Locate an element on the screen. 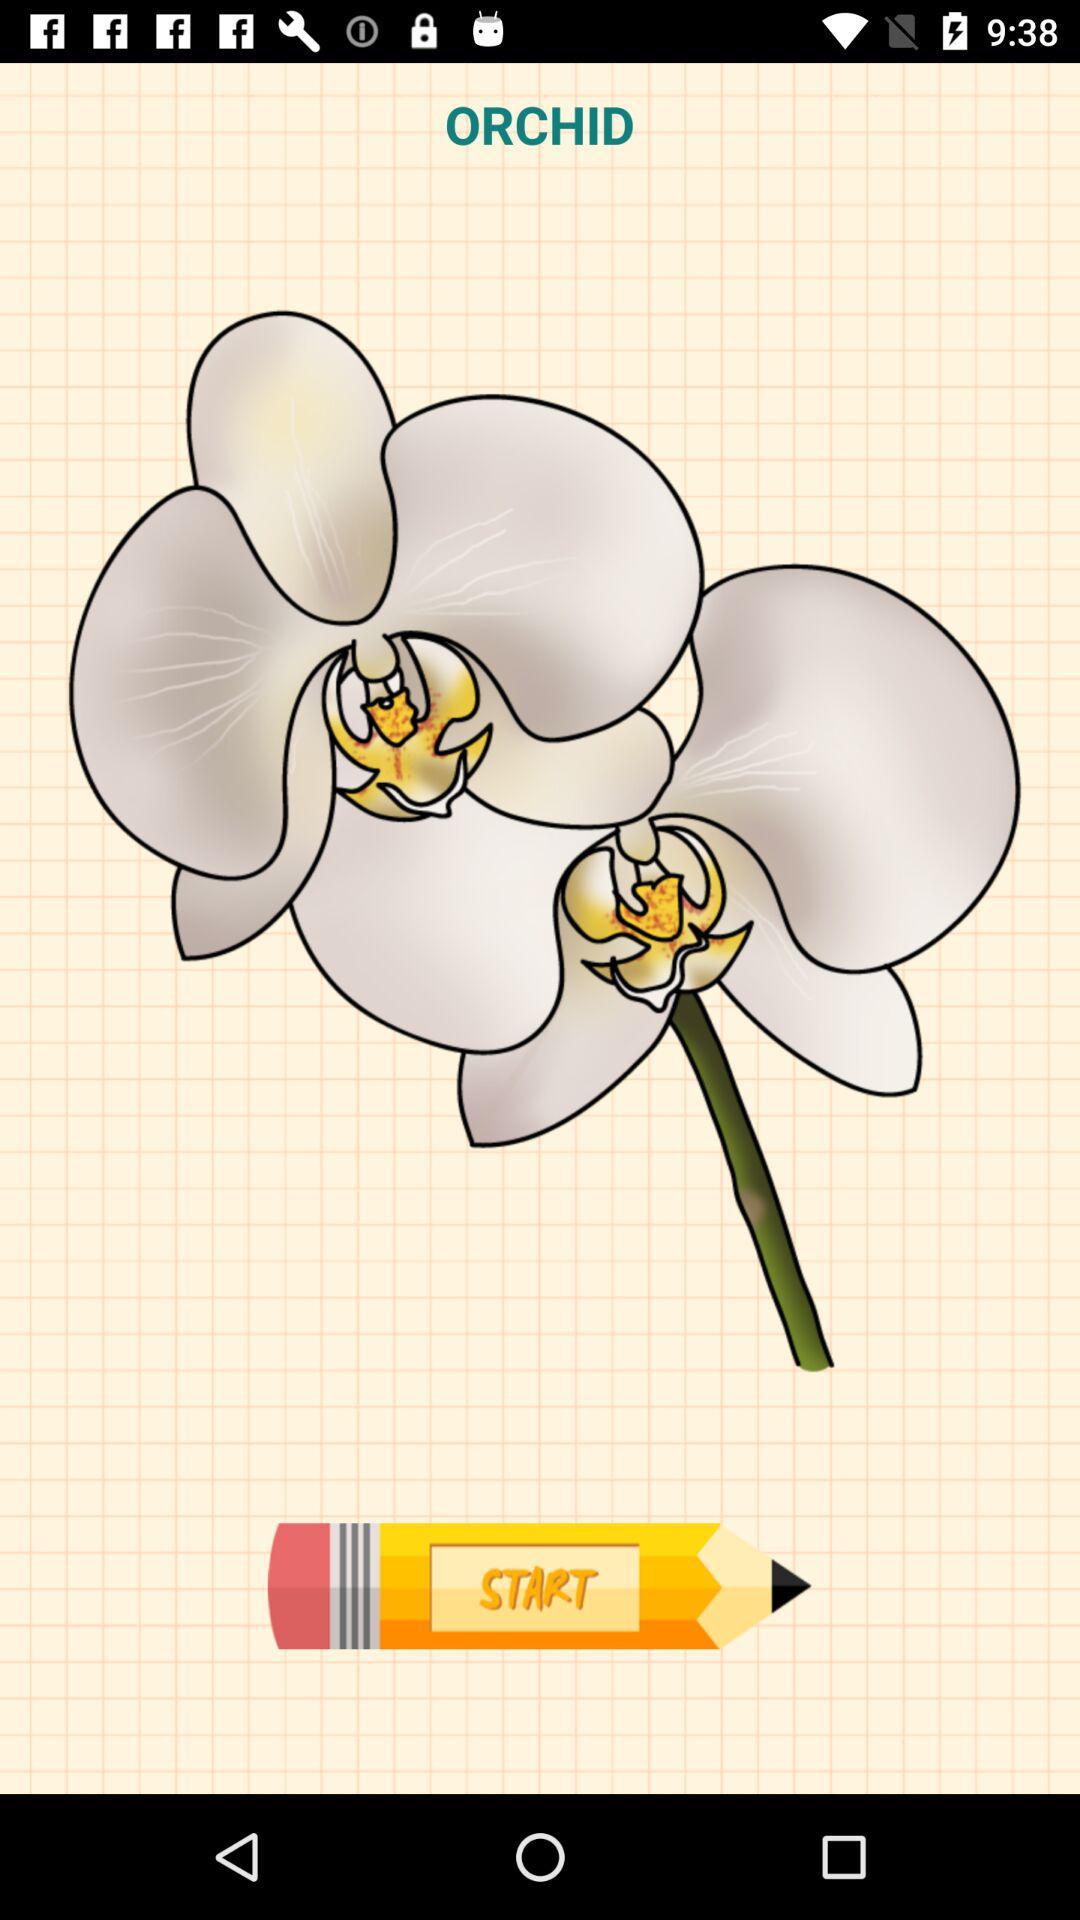  start is located at coordinates (538, 1585).